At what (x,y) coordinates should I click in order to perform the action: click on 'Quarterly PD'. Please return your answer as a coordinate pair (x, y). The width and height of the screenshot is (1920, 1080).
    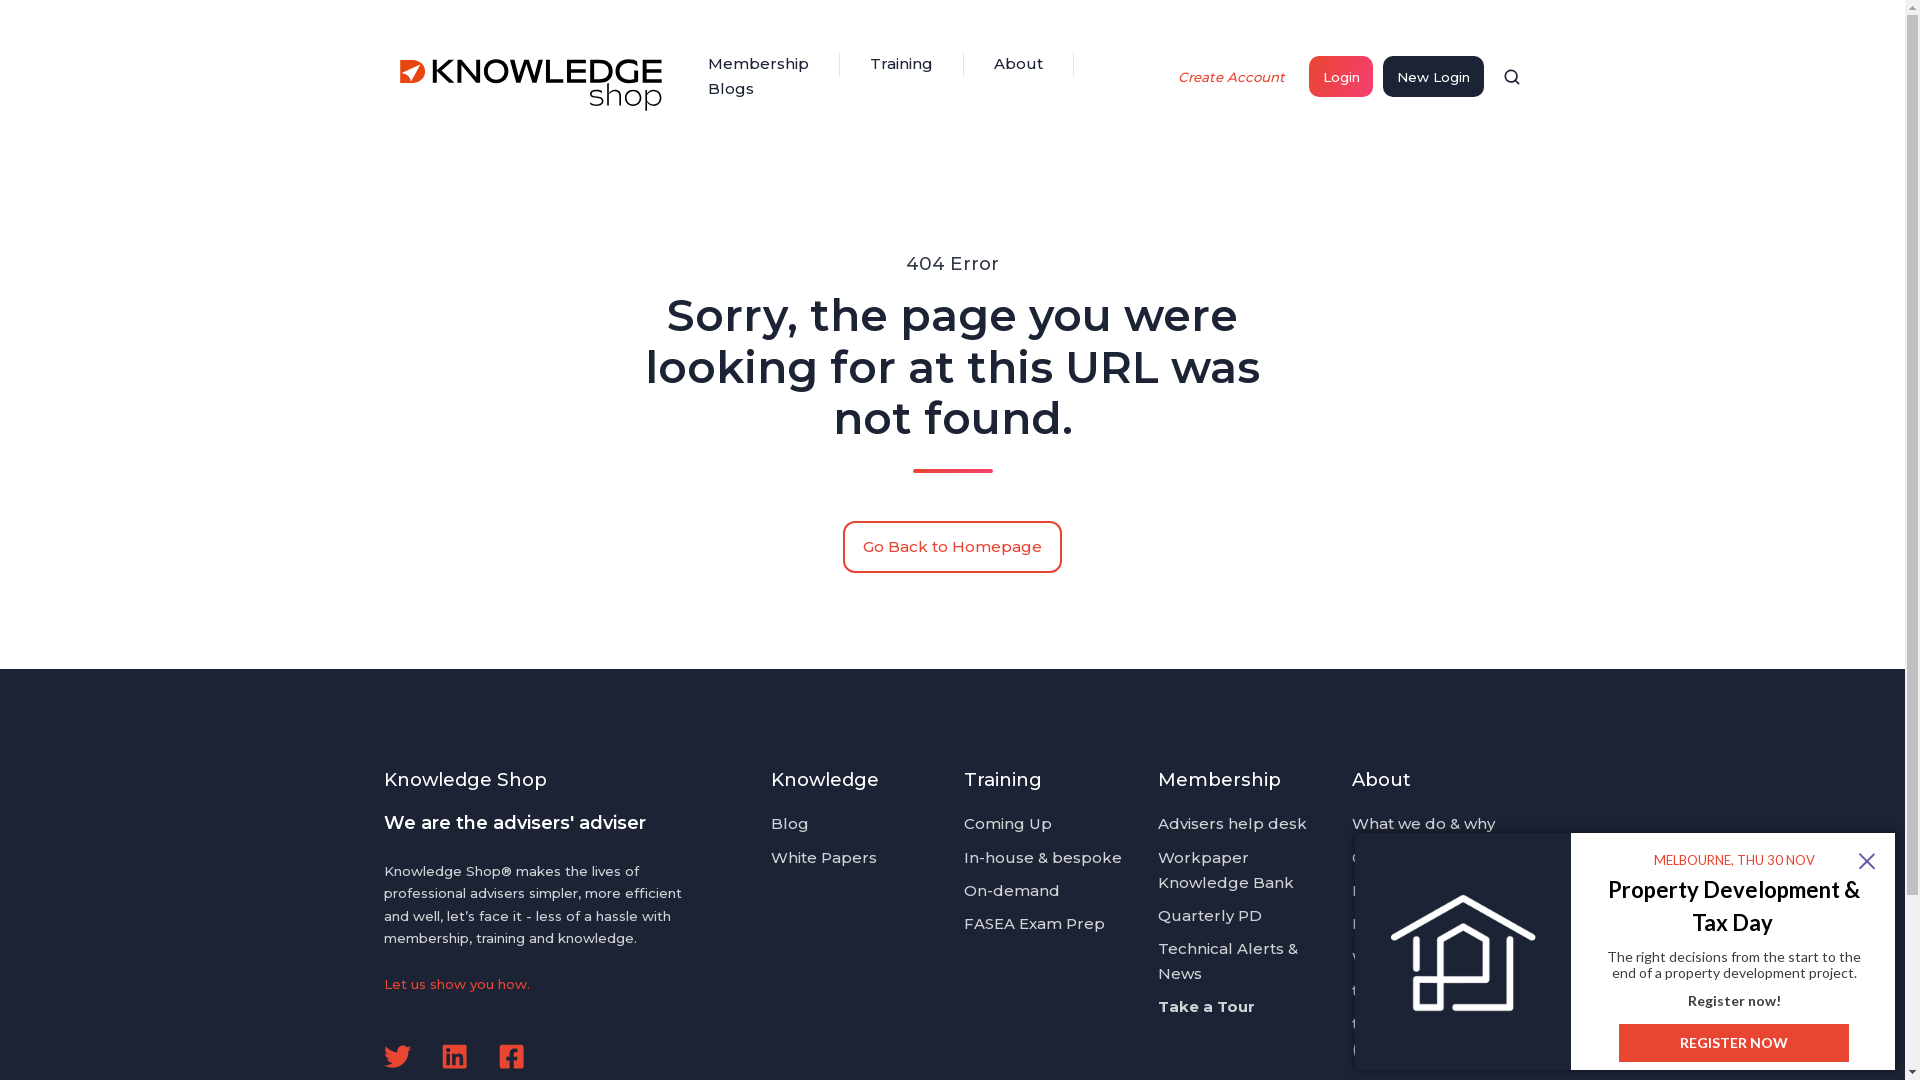
    Looking at the image, I should click on (1208, 915).